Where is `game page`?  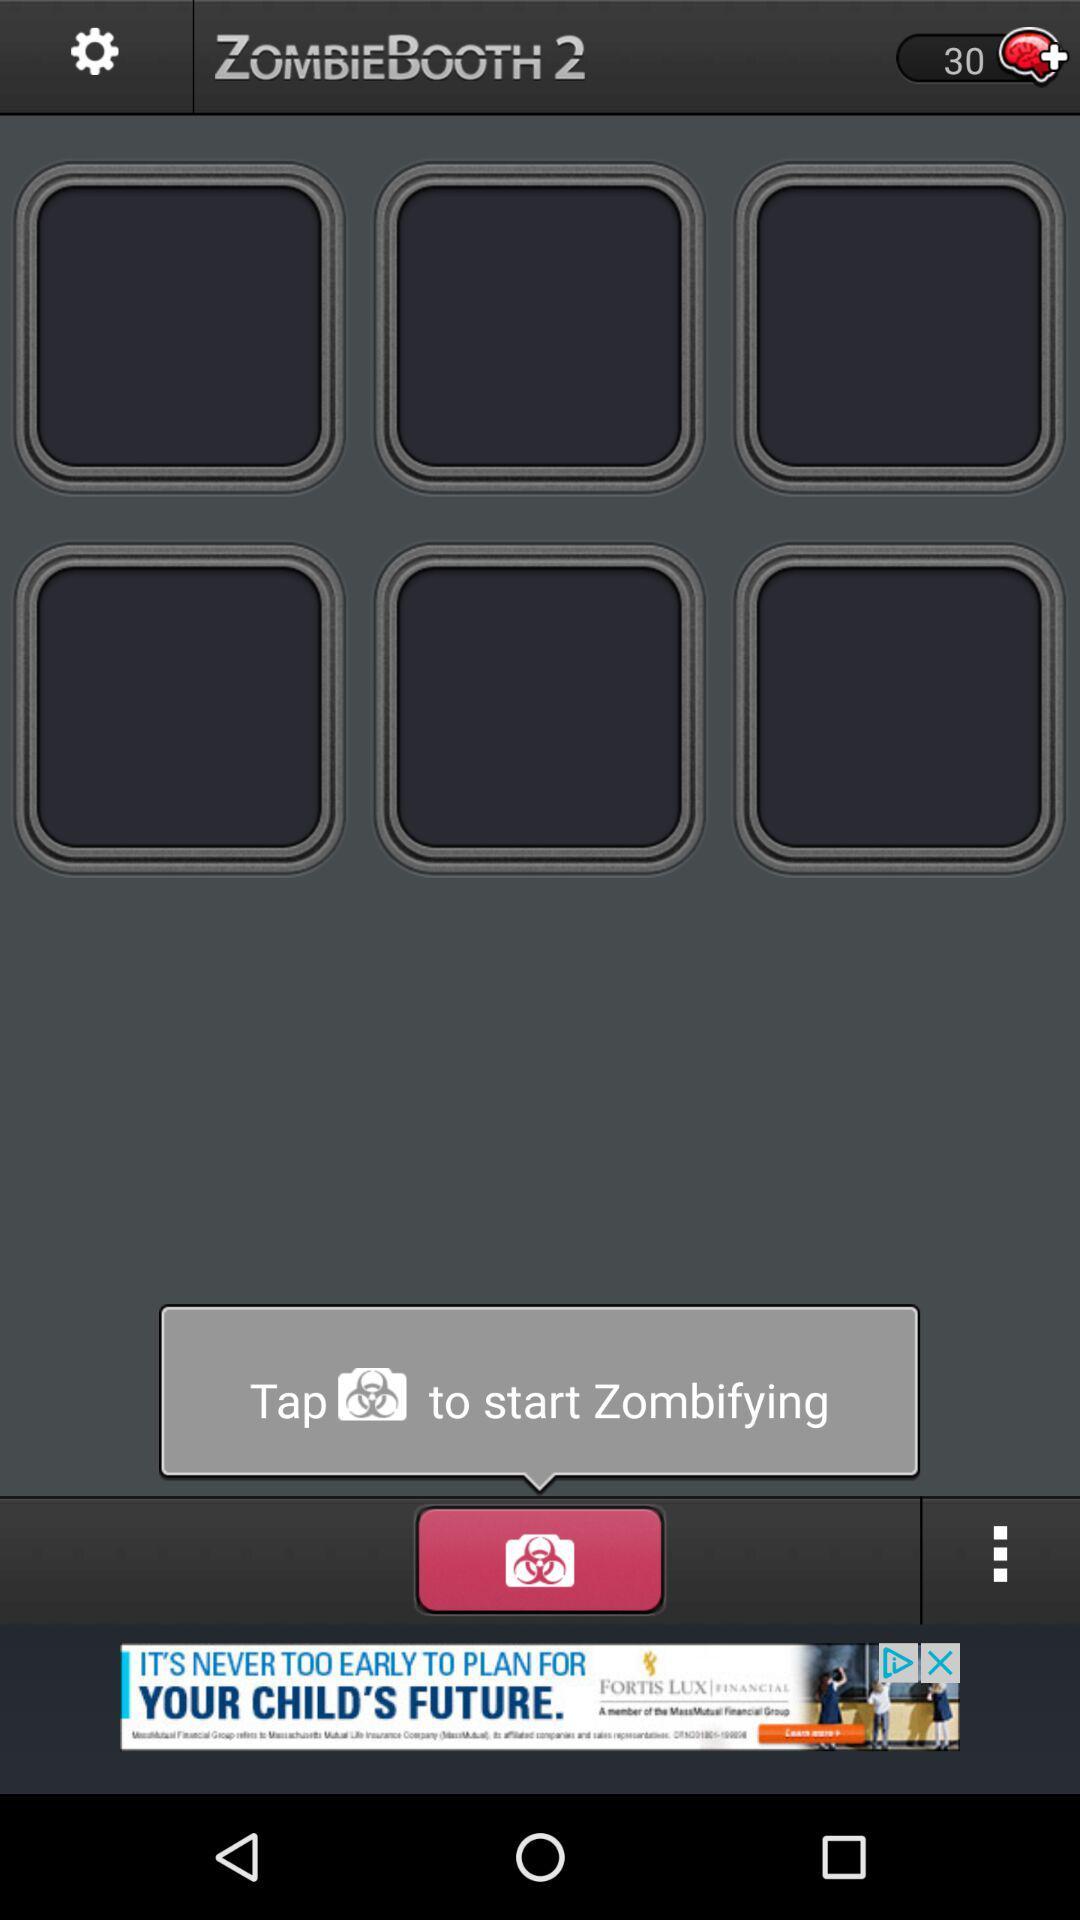
game page is located at coordinates (898, 326).